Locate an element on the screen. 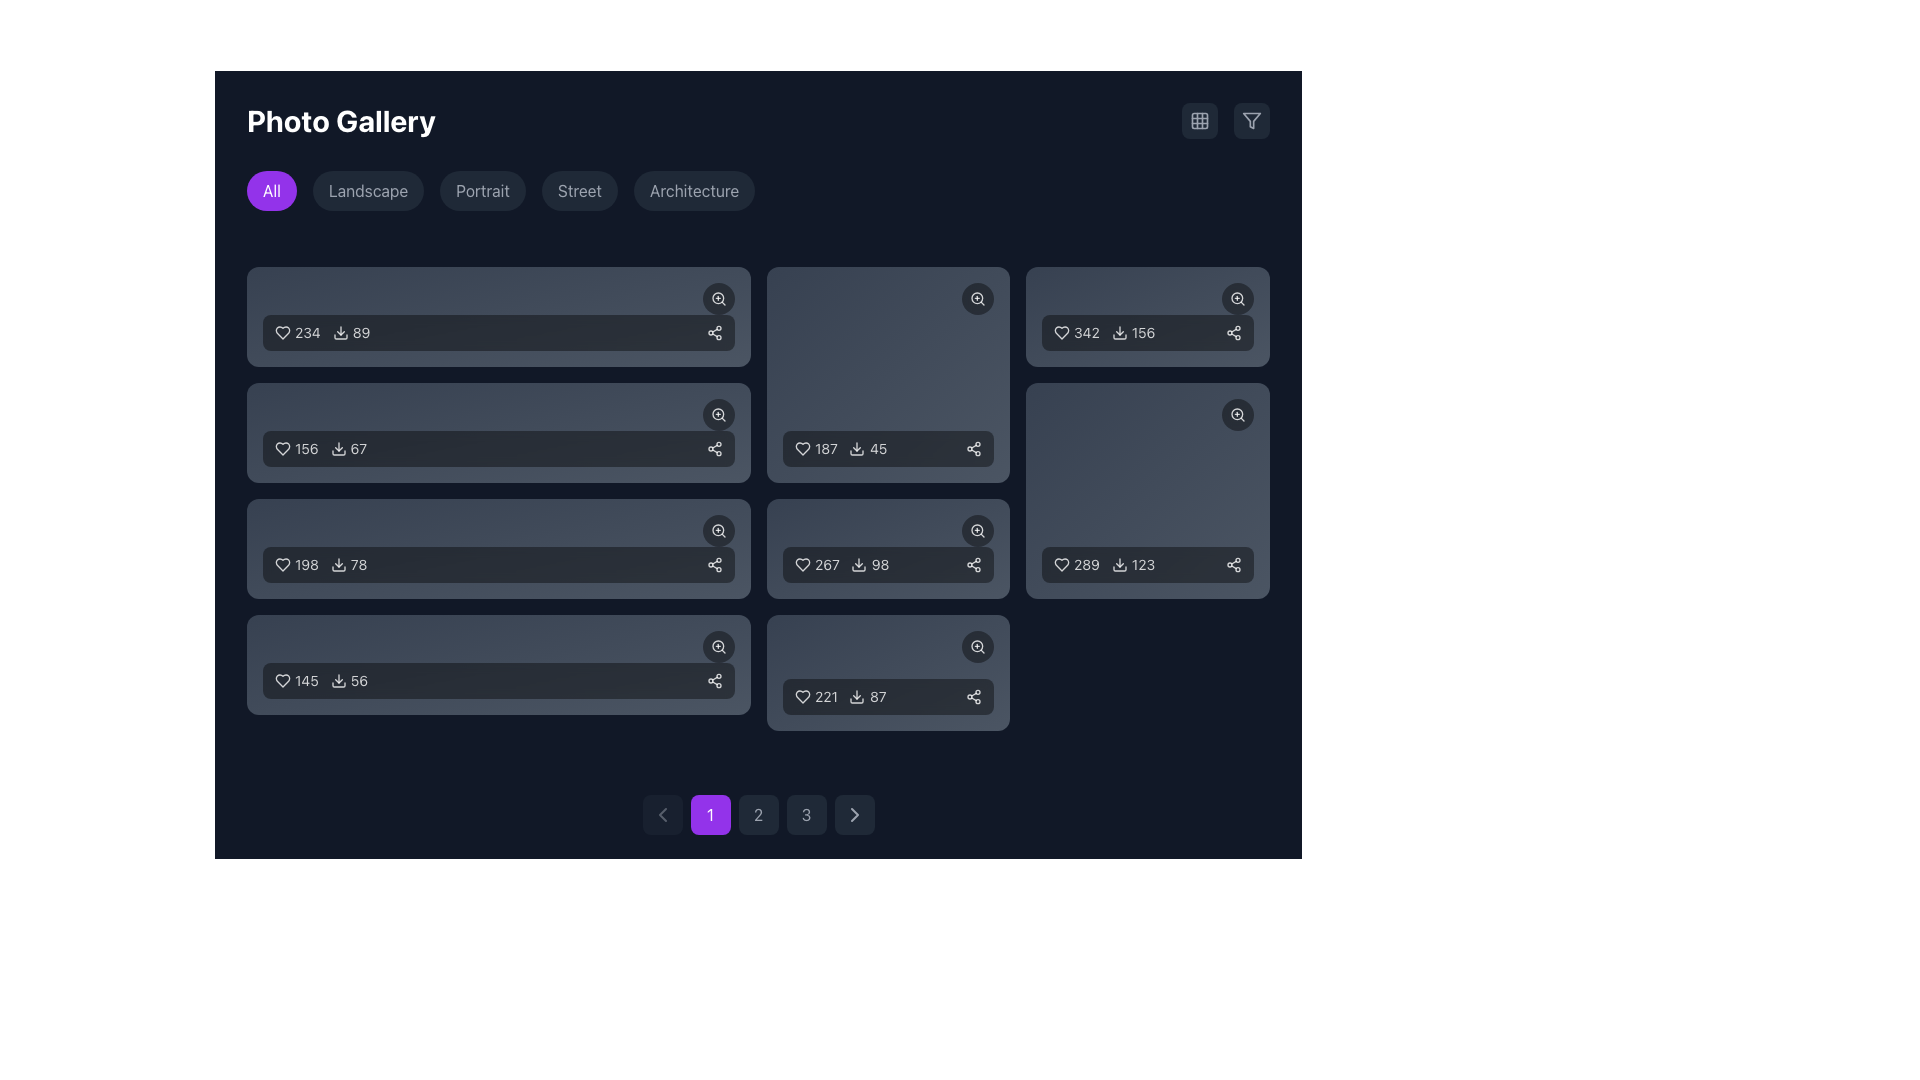 The image size is (1920, 1080). the filter button located in the top-right corner of the interface is located at coordinates (1251, 120).